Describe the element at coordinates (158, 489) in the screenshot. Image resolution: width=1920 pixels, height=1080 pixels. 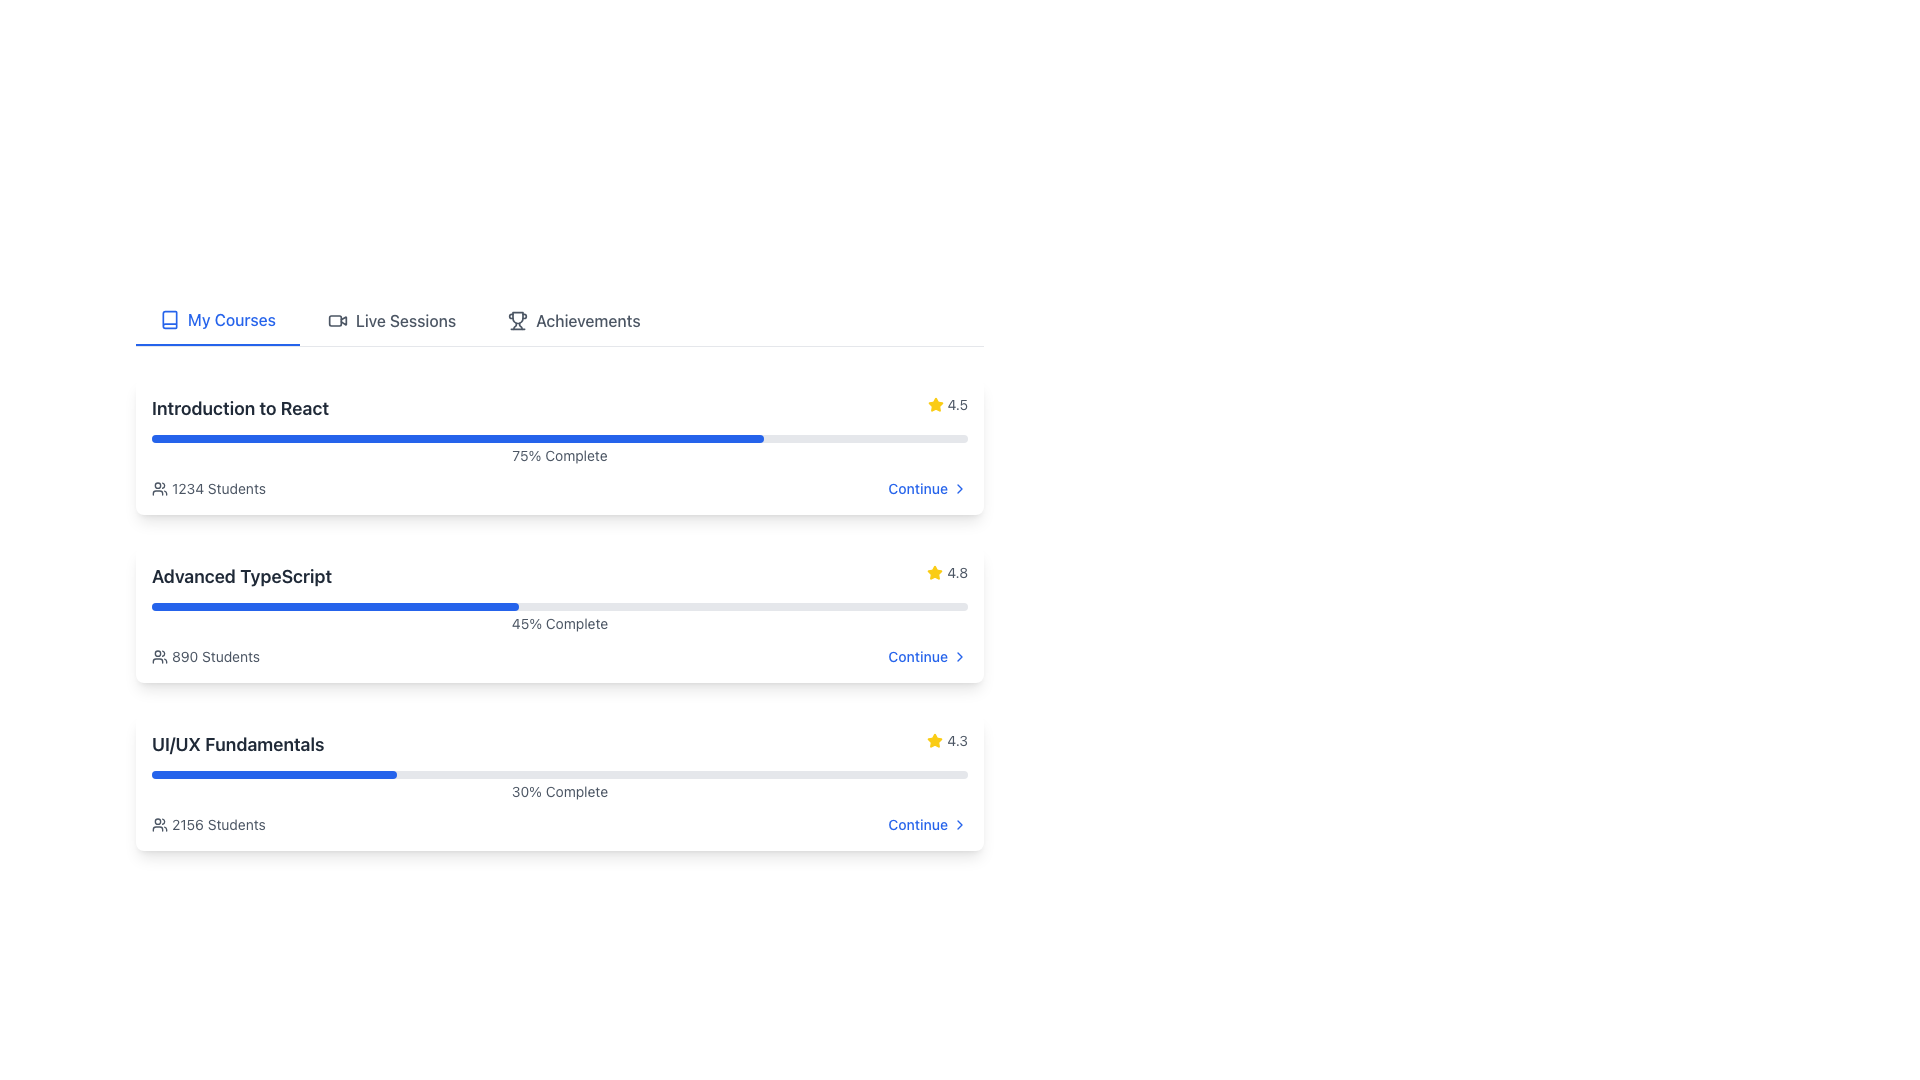
I see `the student icon SVG graphic located to the left of the text '1234 Students' in the 'Introduction to React' section` at that location.